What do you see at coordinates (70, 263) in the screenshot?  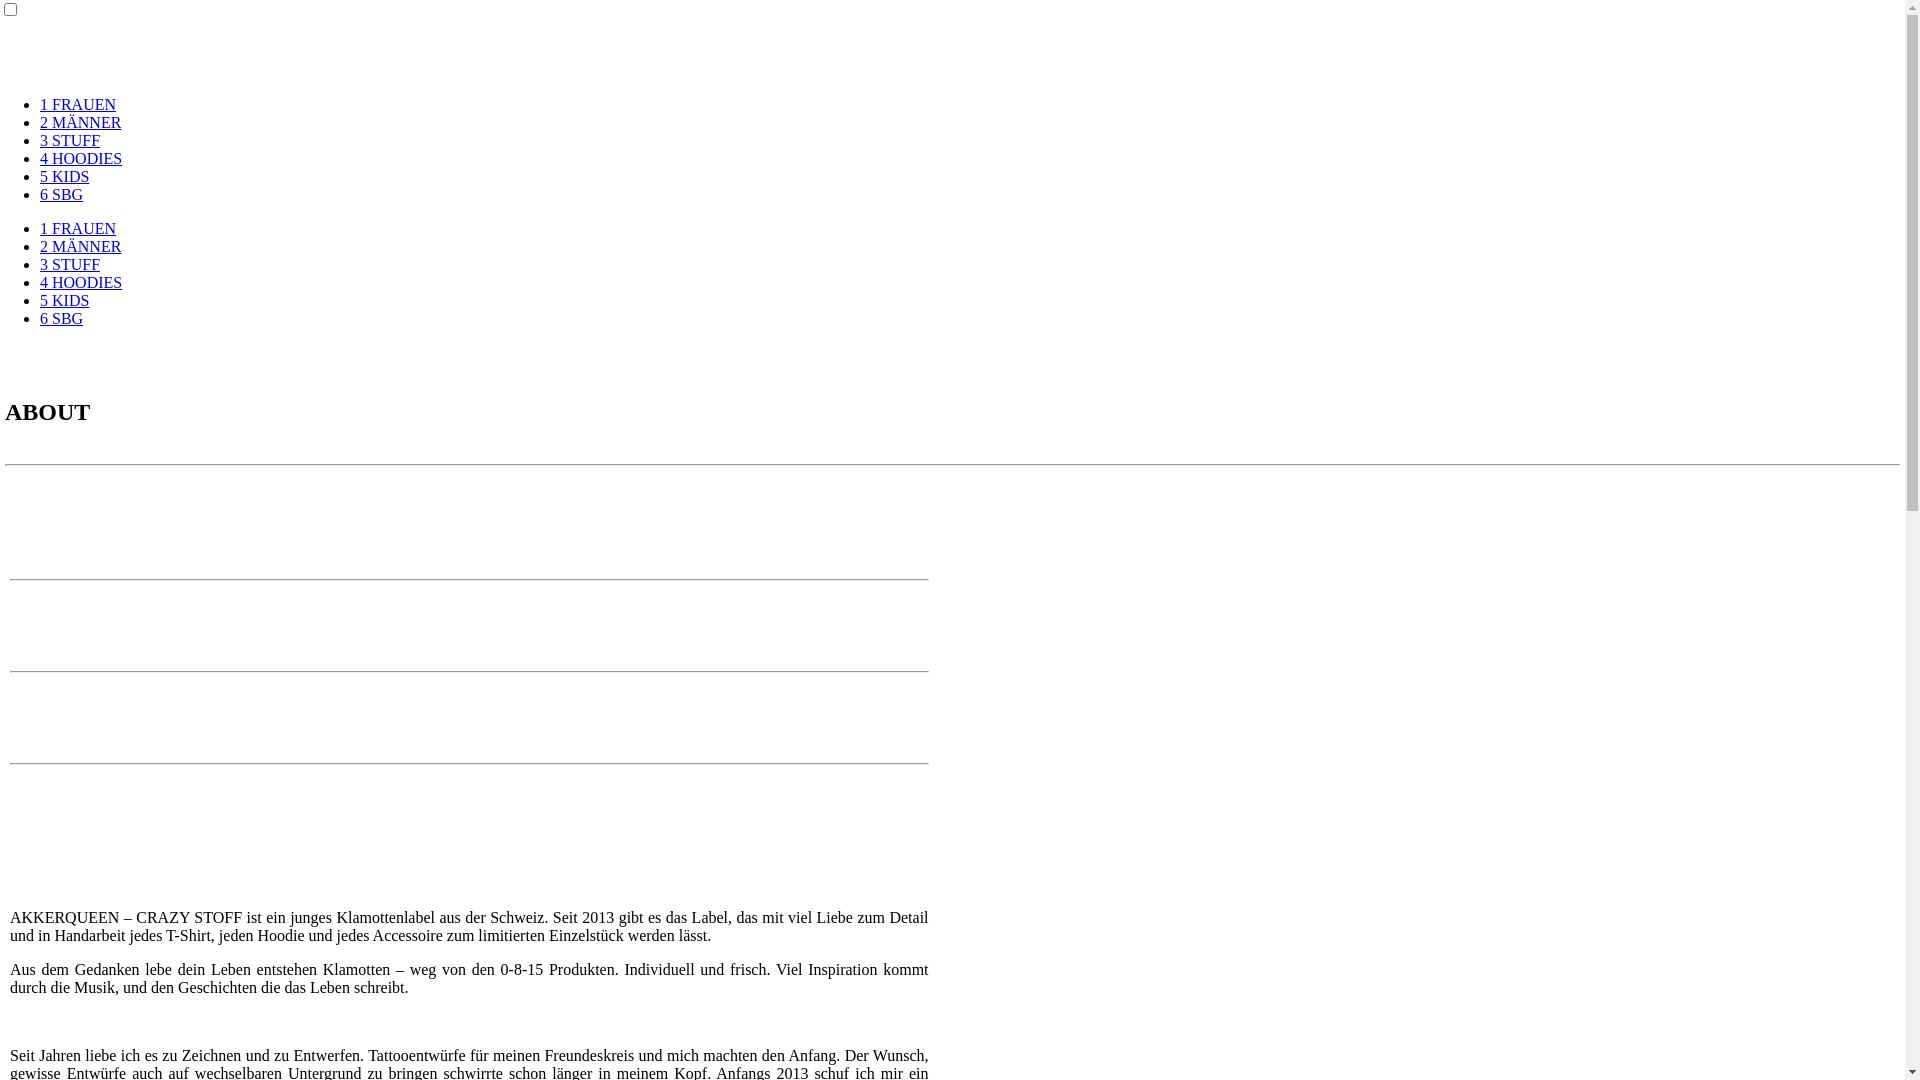 I see `'3 STUFF'` at bounding box center [70, 263].